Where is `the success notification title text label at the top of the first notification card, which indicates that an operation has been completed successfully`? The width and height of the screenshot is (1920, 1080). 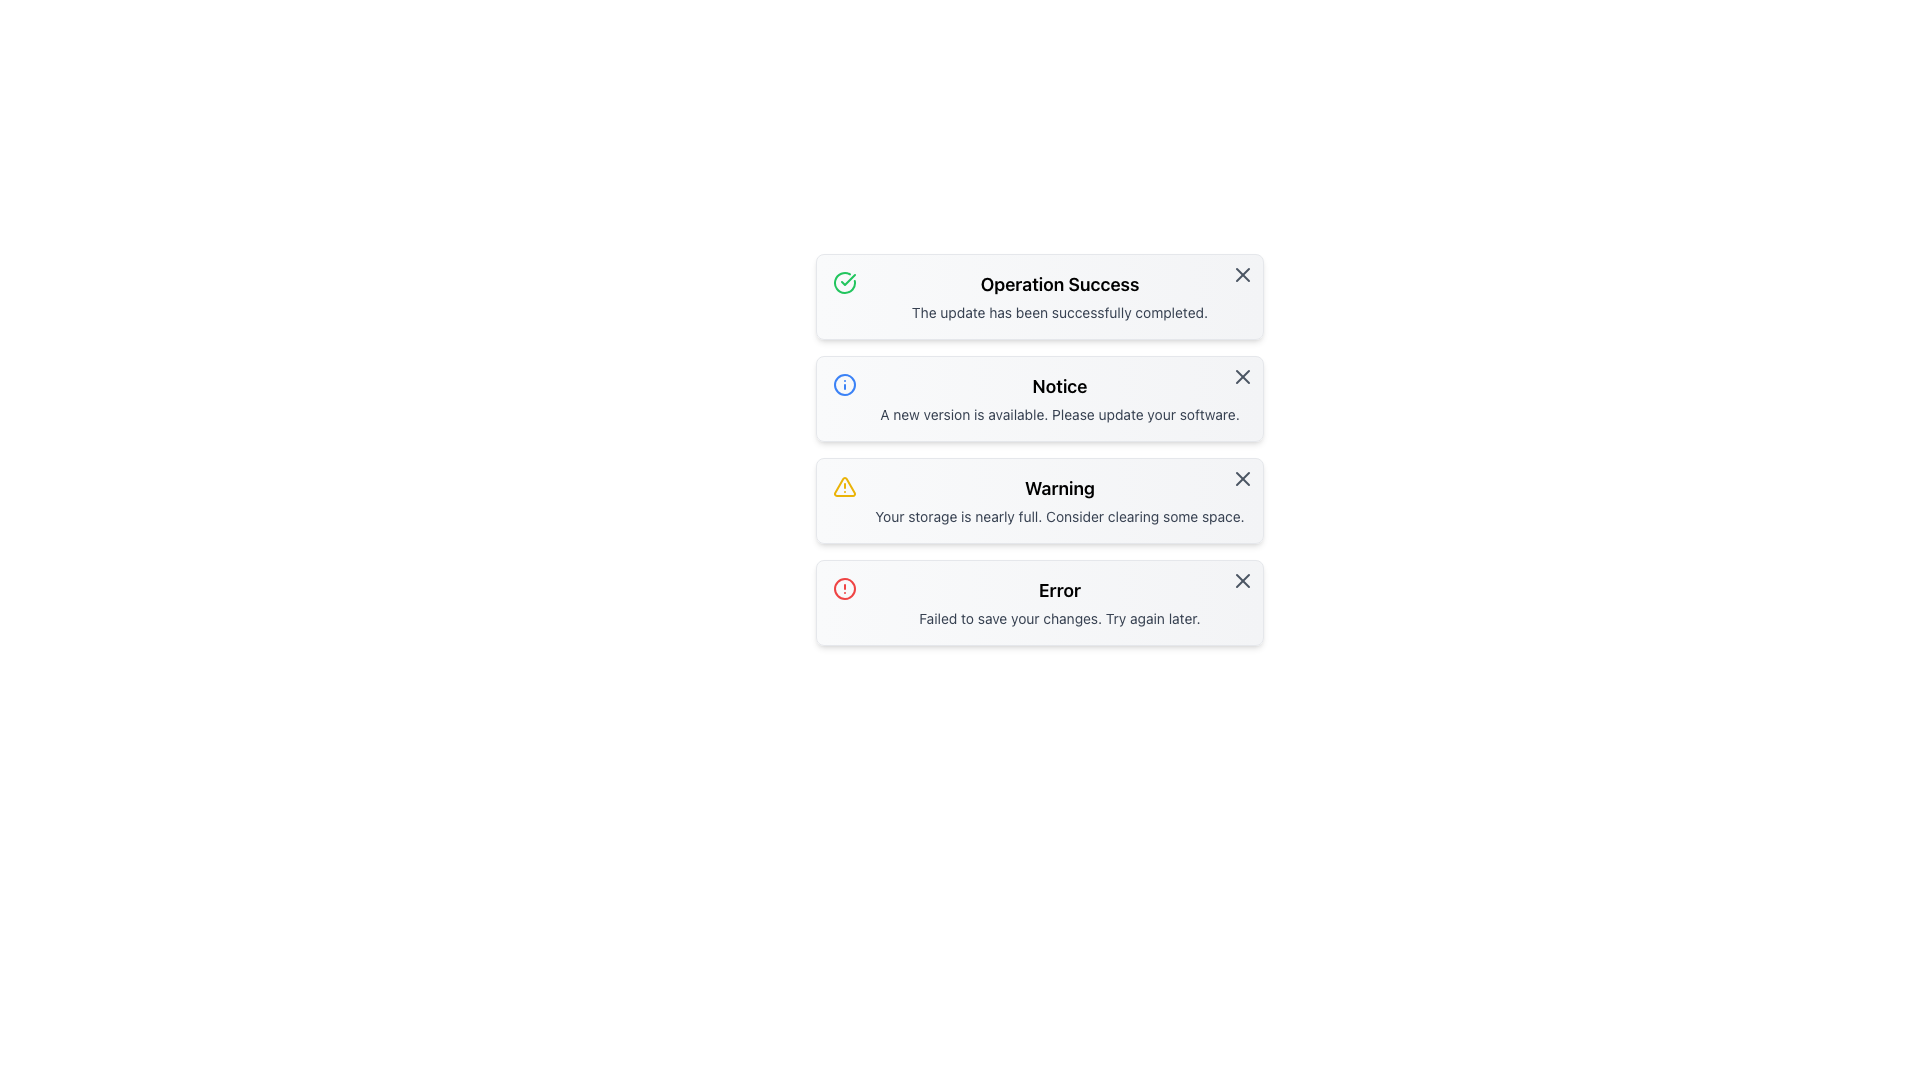 the success notification title text label at the top of the first notification card, which indicates that an operation has been completed successfully is located at coordinates (1059, 285).